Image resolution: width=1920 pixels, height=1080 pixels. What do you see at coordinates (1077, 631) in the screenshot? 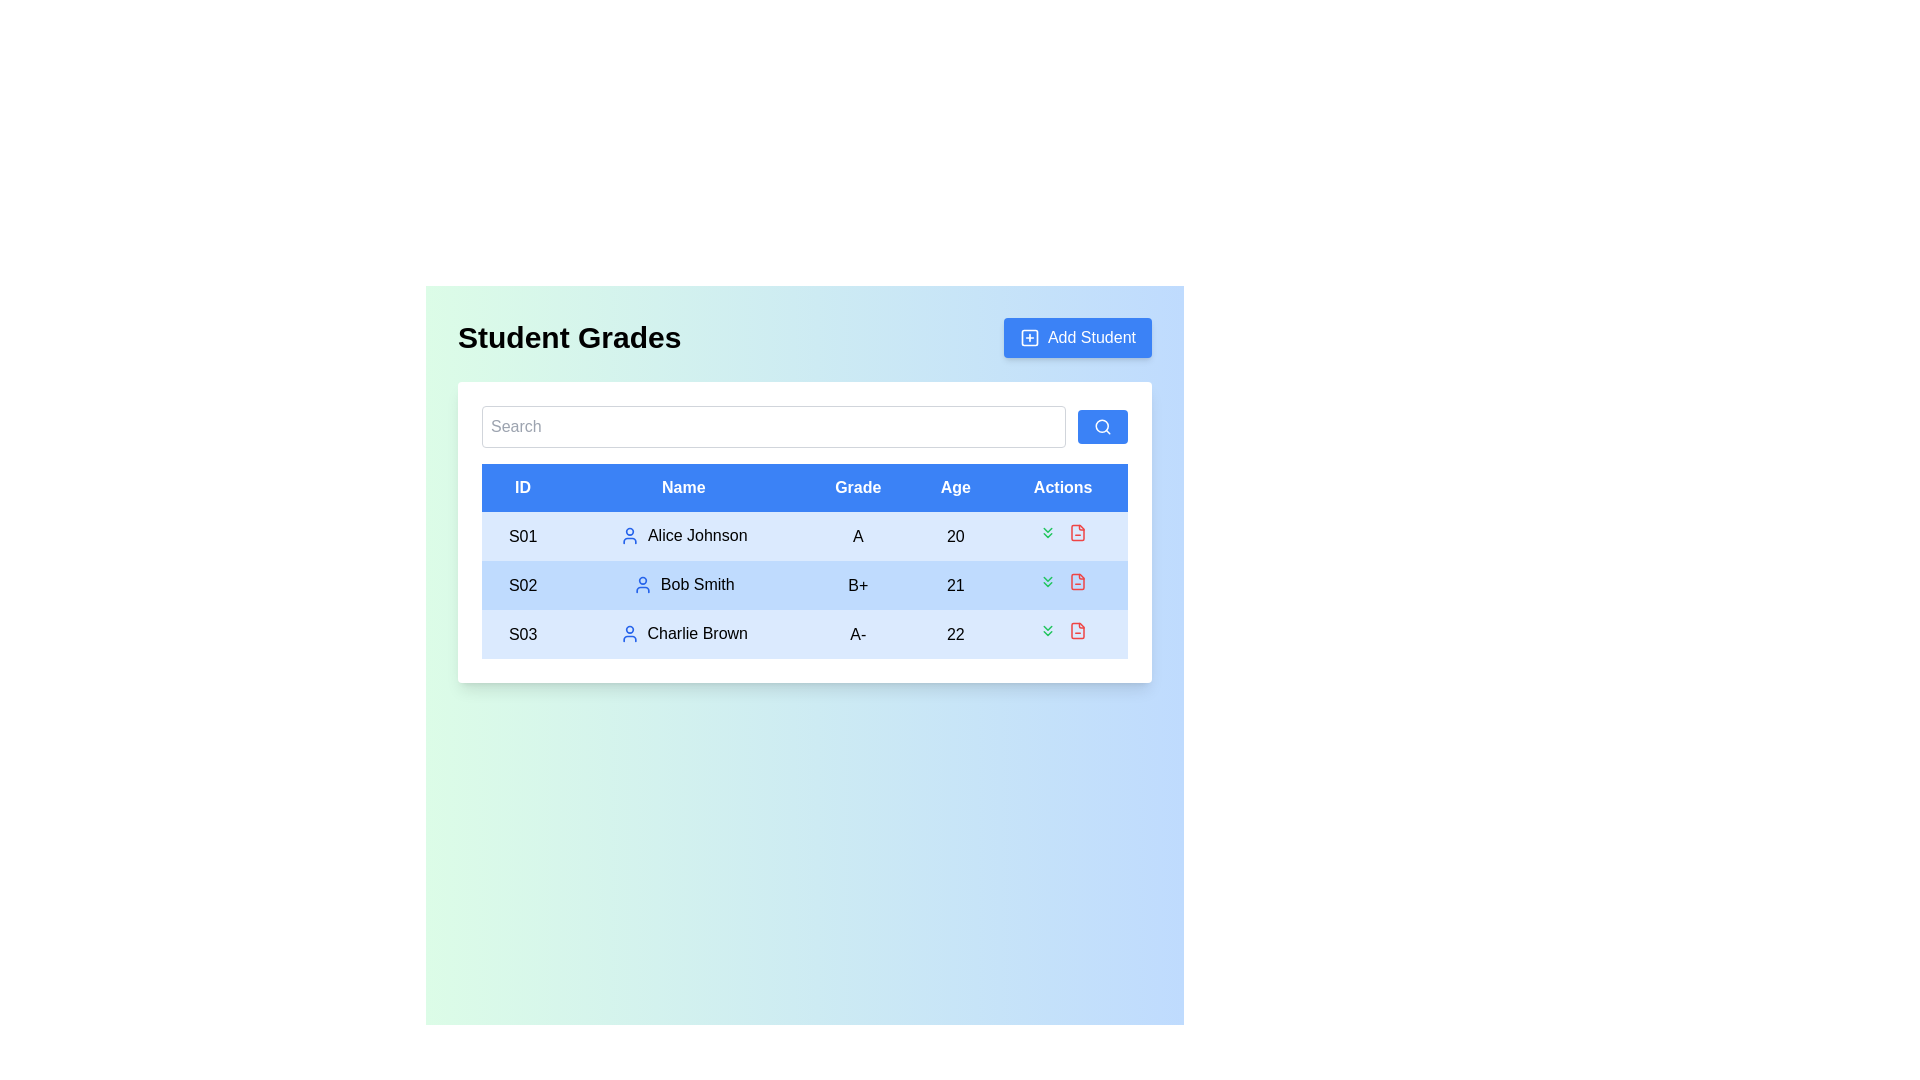
I see `the delete icon button located in the last row of the 'Actions' column in the table, which indicates a delete option for the corresponding row` at bounding box center [1077, 631].